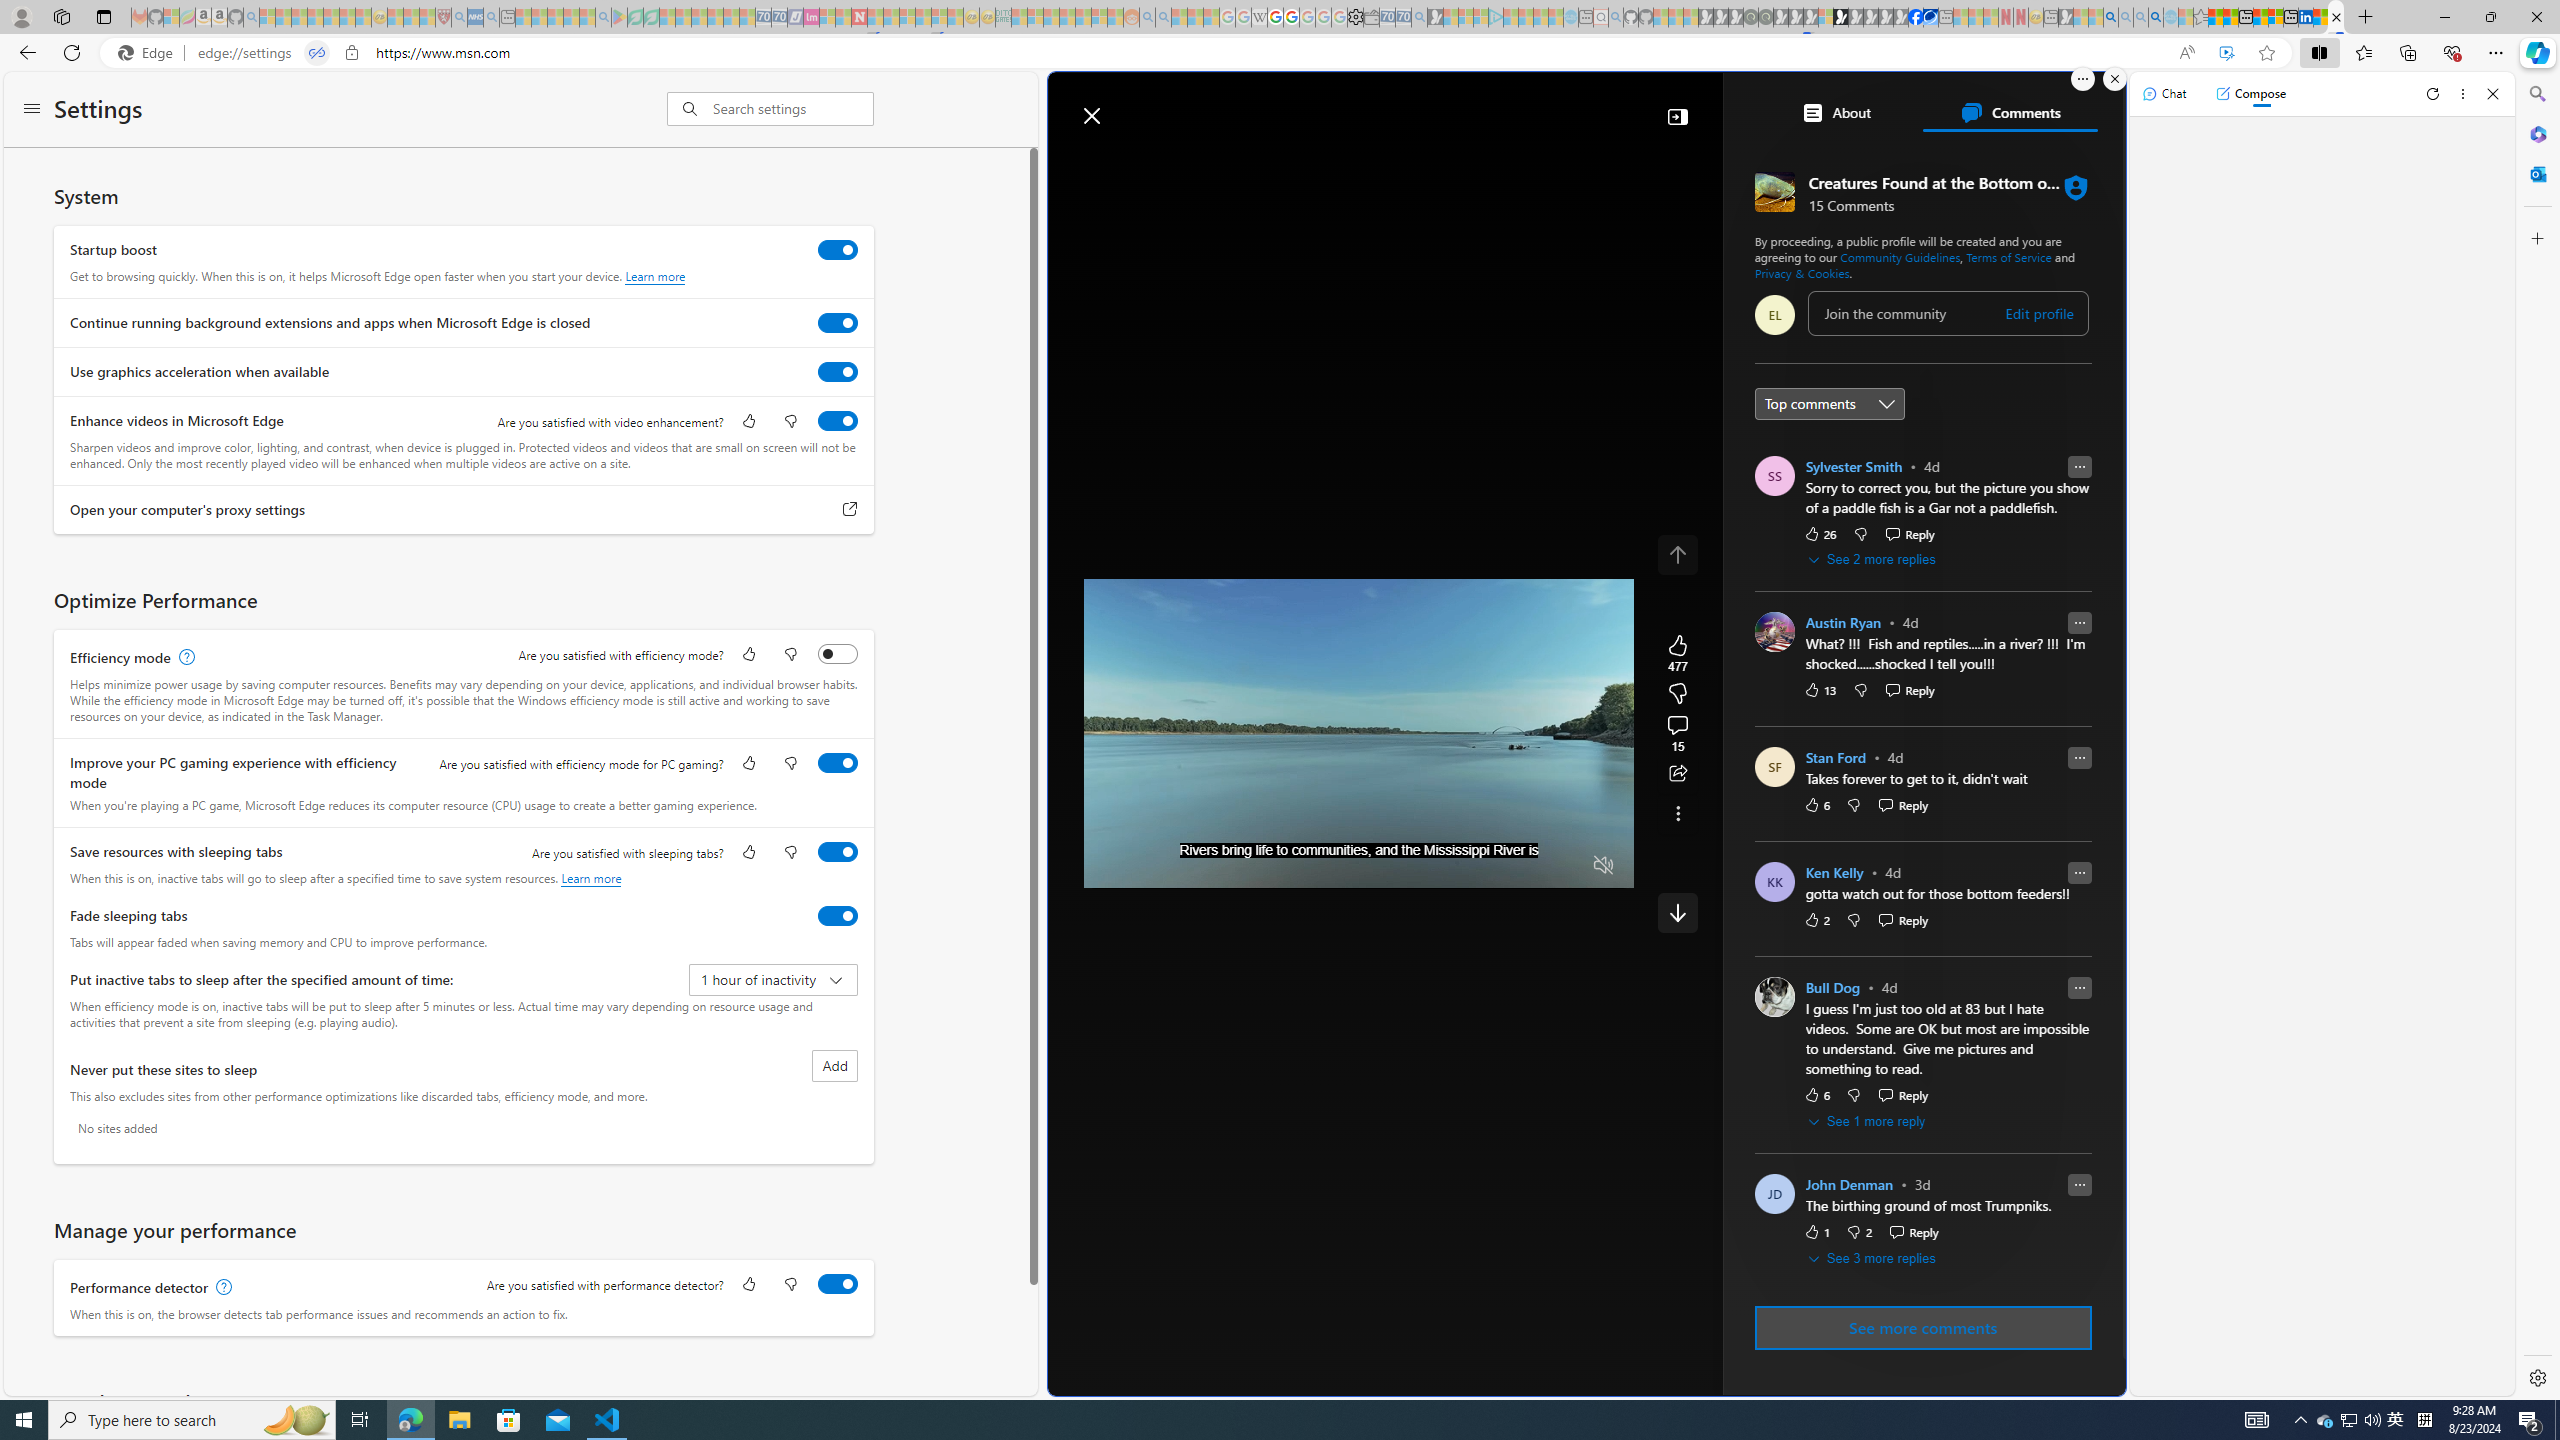  I want to click on 'Learn more', so click(591, 877).